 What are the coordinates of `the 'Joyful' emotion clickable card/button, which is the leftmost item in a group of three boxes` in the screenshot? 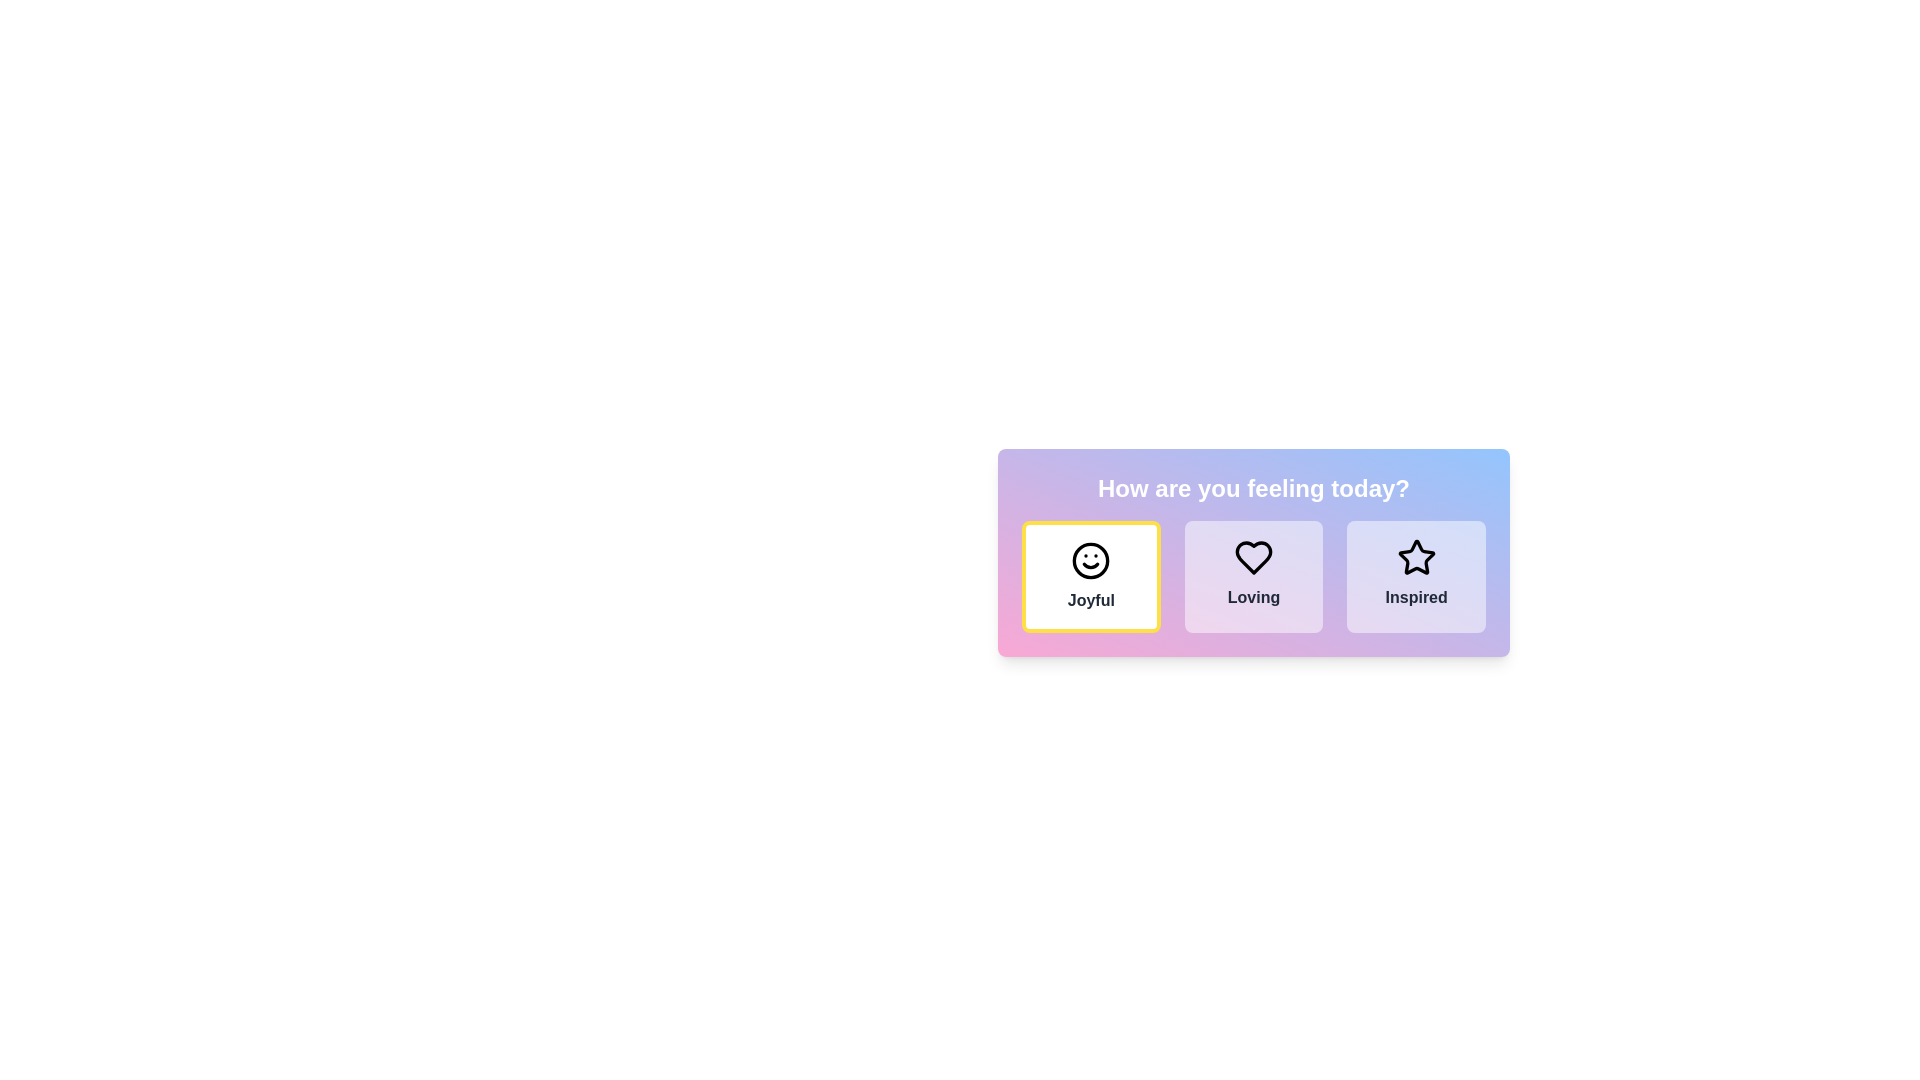 It's located at (1090, 577).